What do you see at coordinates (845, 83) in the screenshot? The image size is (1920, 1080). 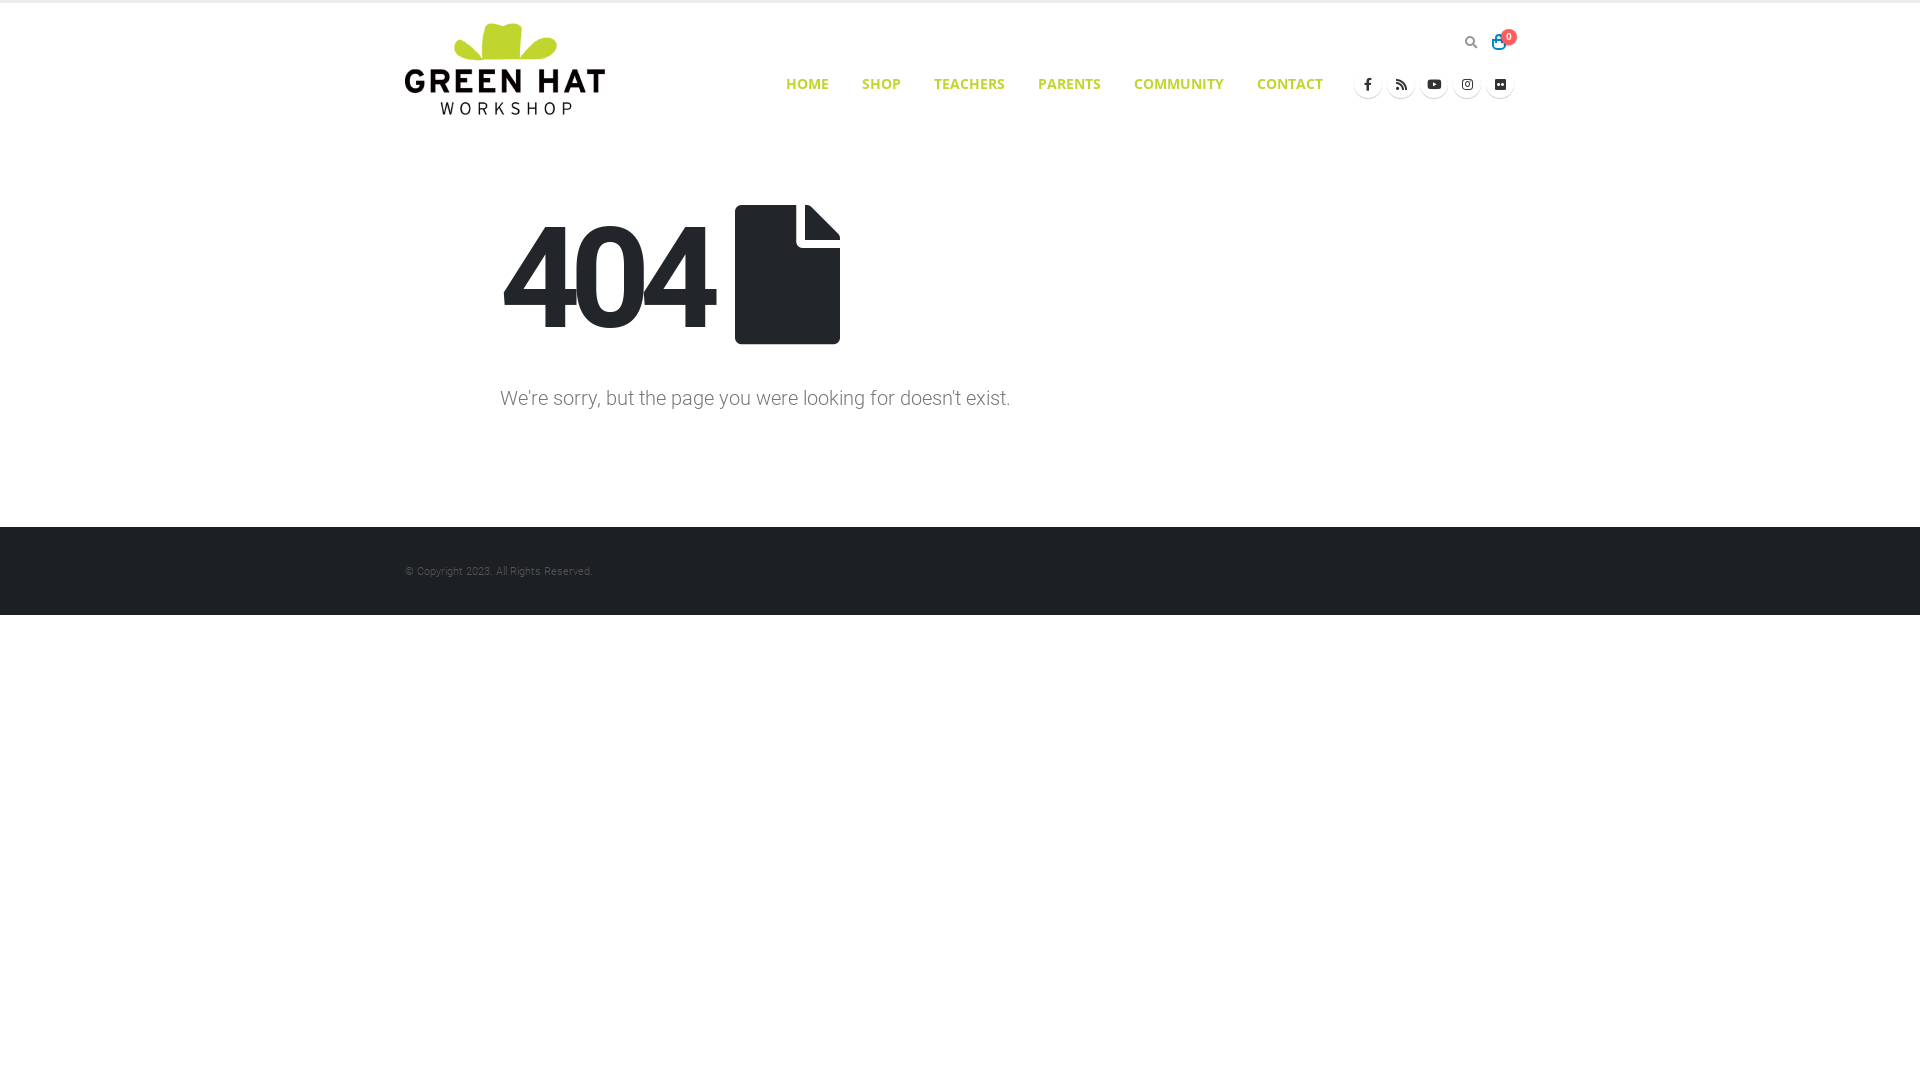 I see `'SHOP'` at bounding box center [845, 83].